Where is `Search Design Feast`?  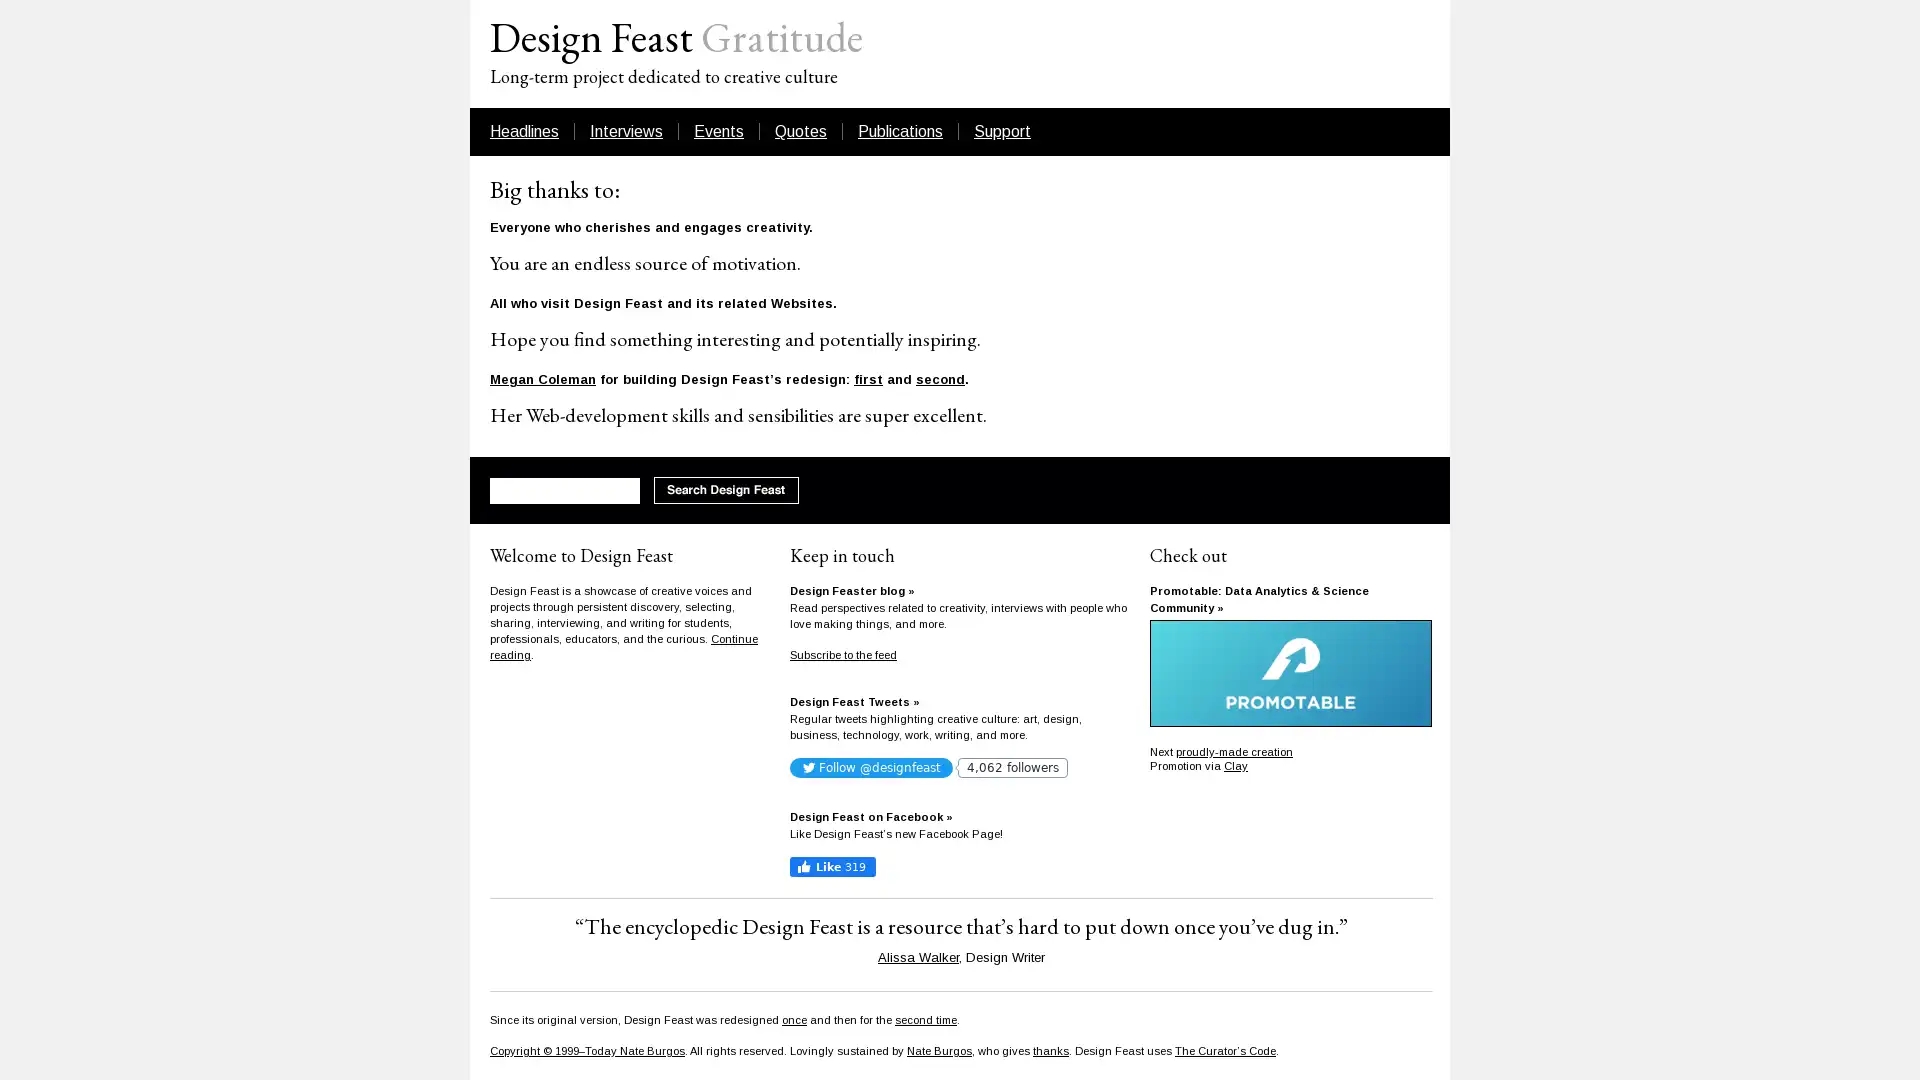
Search Design Feast is located at coordinates (725, 490).